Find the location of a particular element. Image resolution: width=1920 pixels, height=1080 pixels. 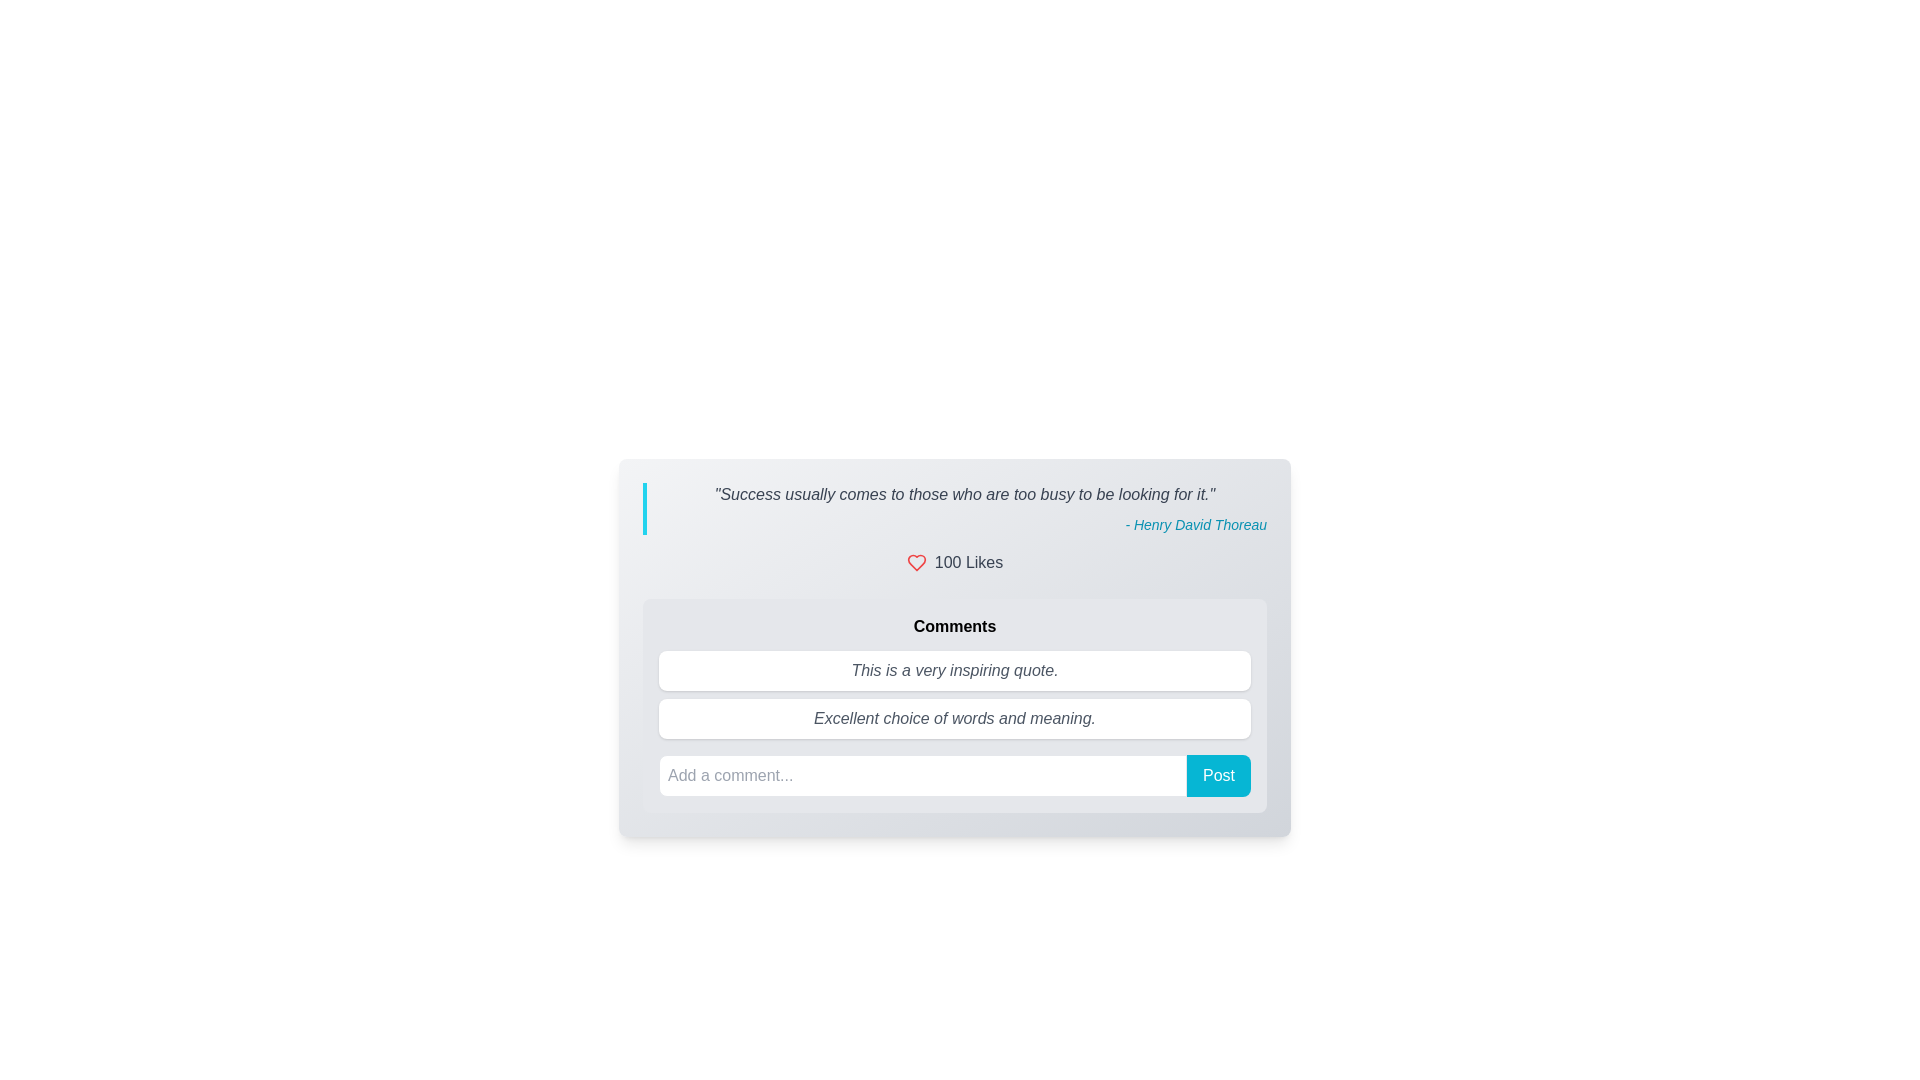

the text component displaying 'This is a very inspiring quote.' in the comments section, which has a white background and is styled with an italicized serif font is located at coordinates (954, 671).